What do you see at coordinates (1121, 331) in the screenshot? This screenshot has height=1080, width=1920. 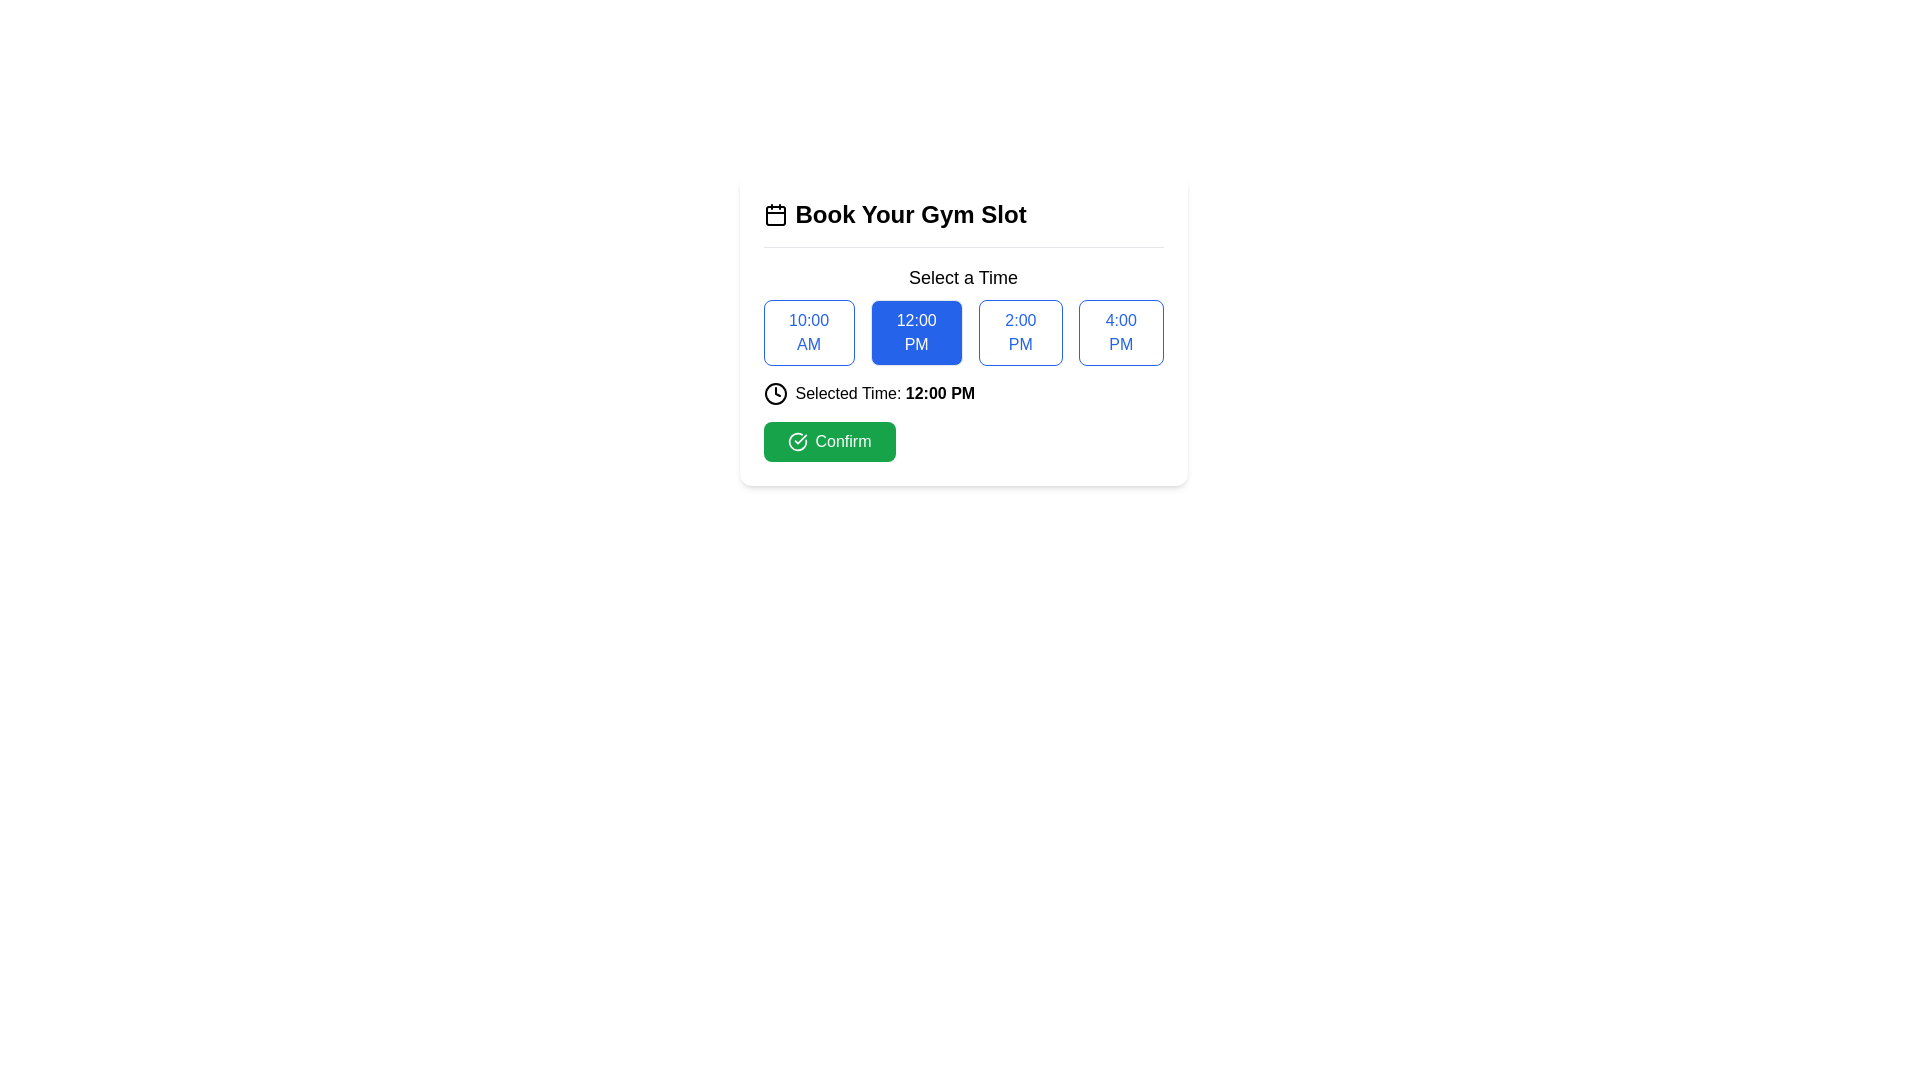 I see `the fourth button labeled '4:00 PM'` at bounding box center [1121, 331].